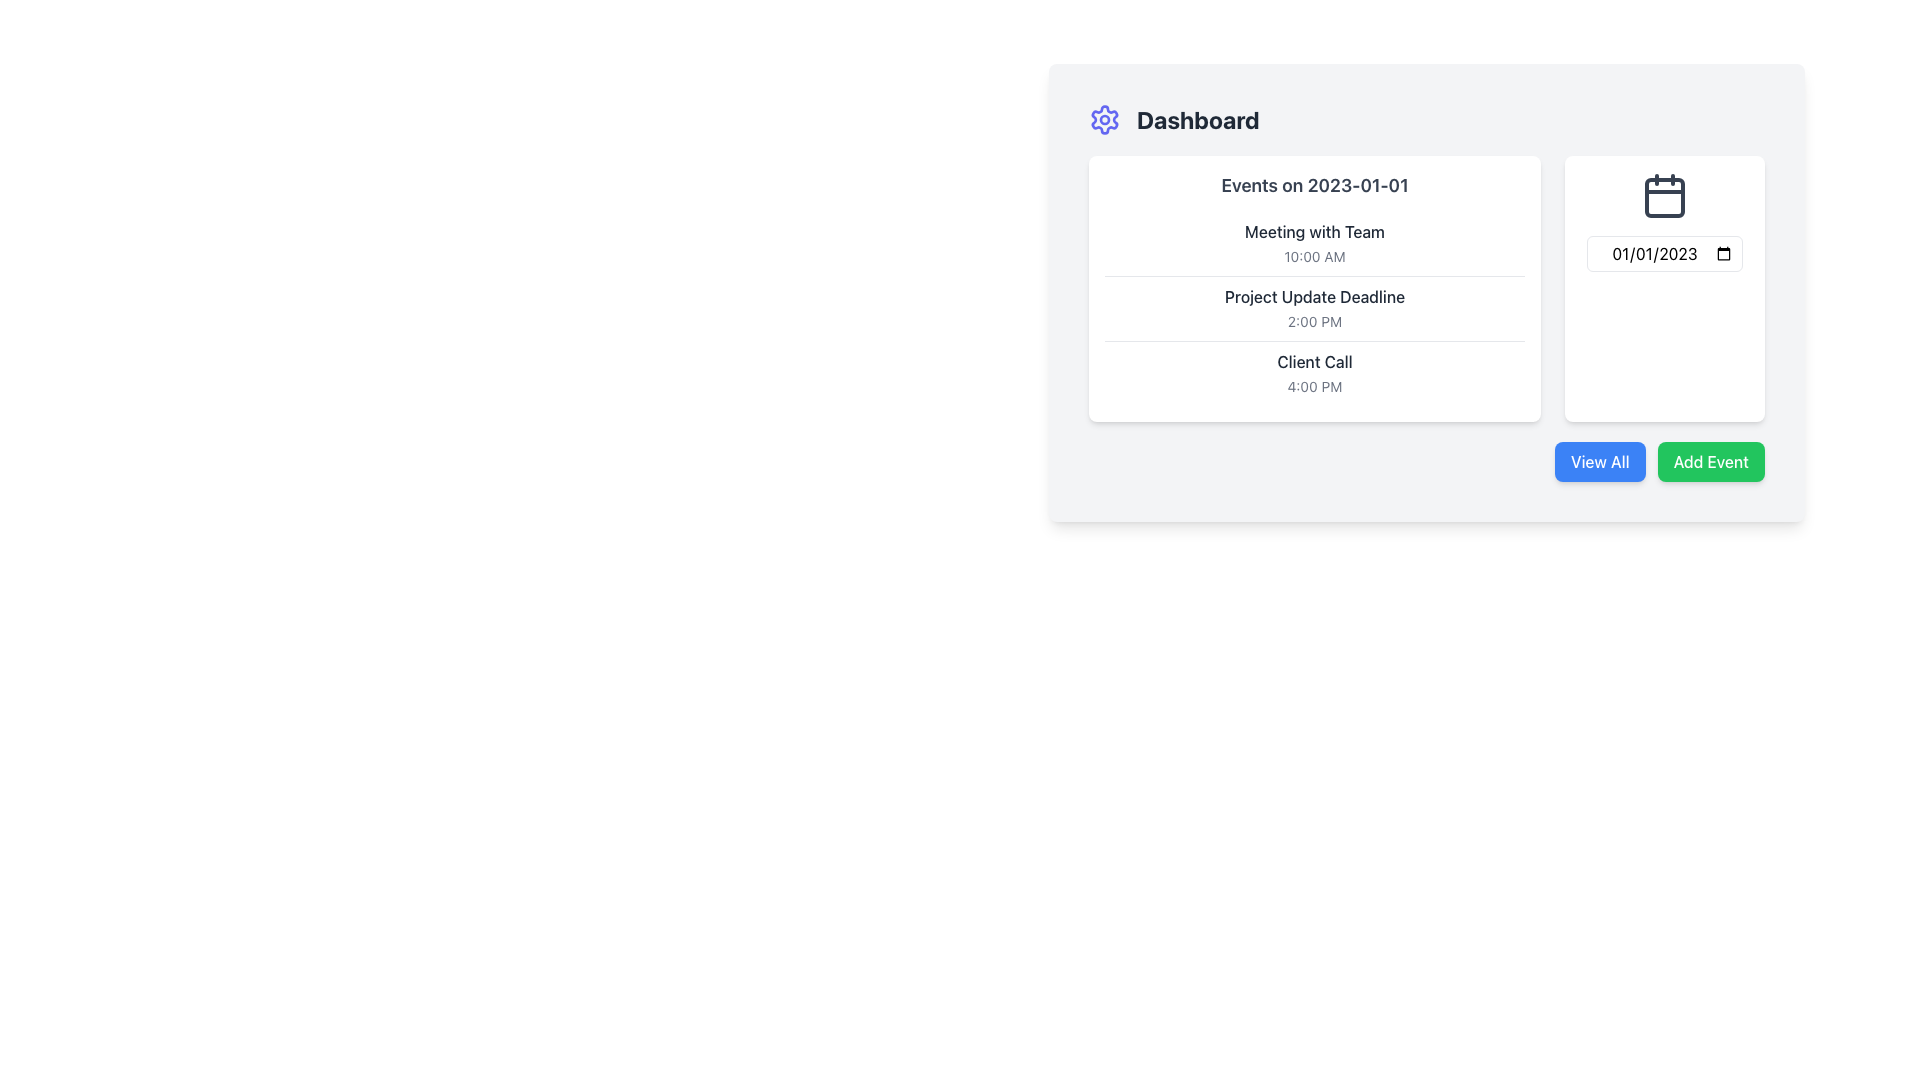 The height and width of the screenshot is (1080, 1920). What do you see at coordinates (1315, 386) in the screenshot?
I see `the non-interactive Text Label displaying the scheduled time for the event 'Client Call', located in the right-hand column beneath the title` at bounding box center [1315, 386].